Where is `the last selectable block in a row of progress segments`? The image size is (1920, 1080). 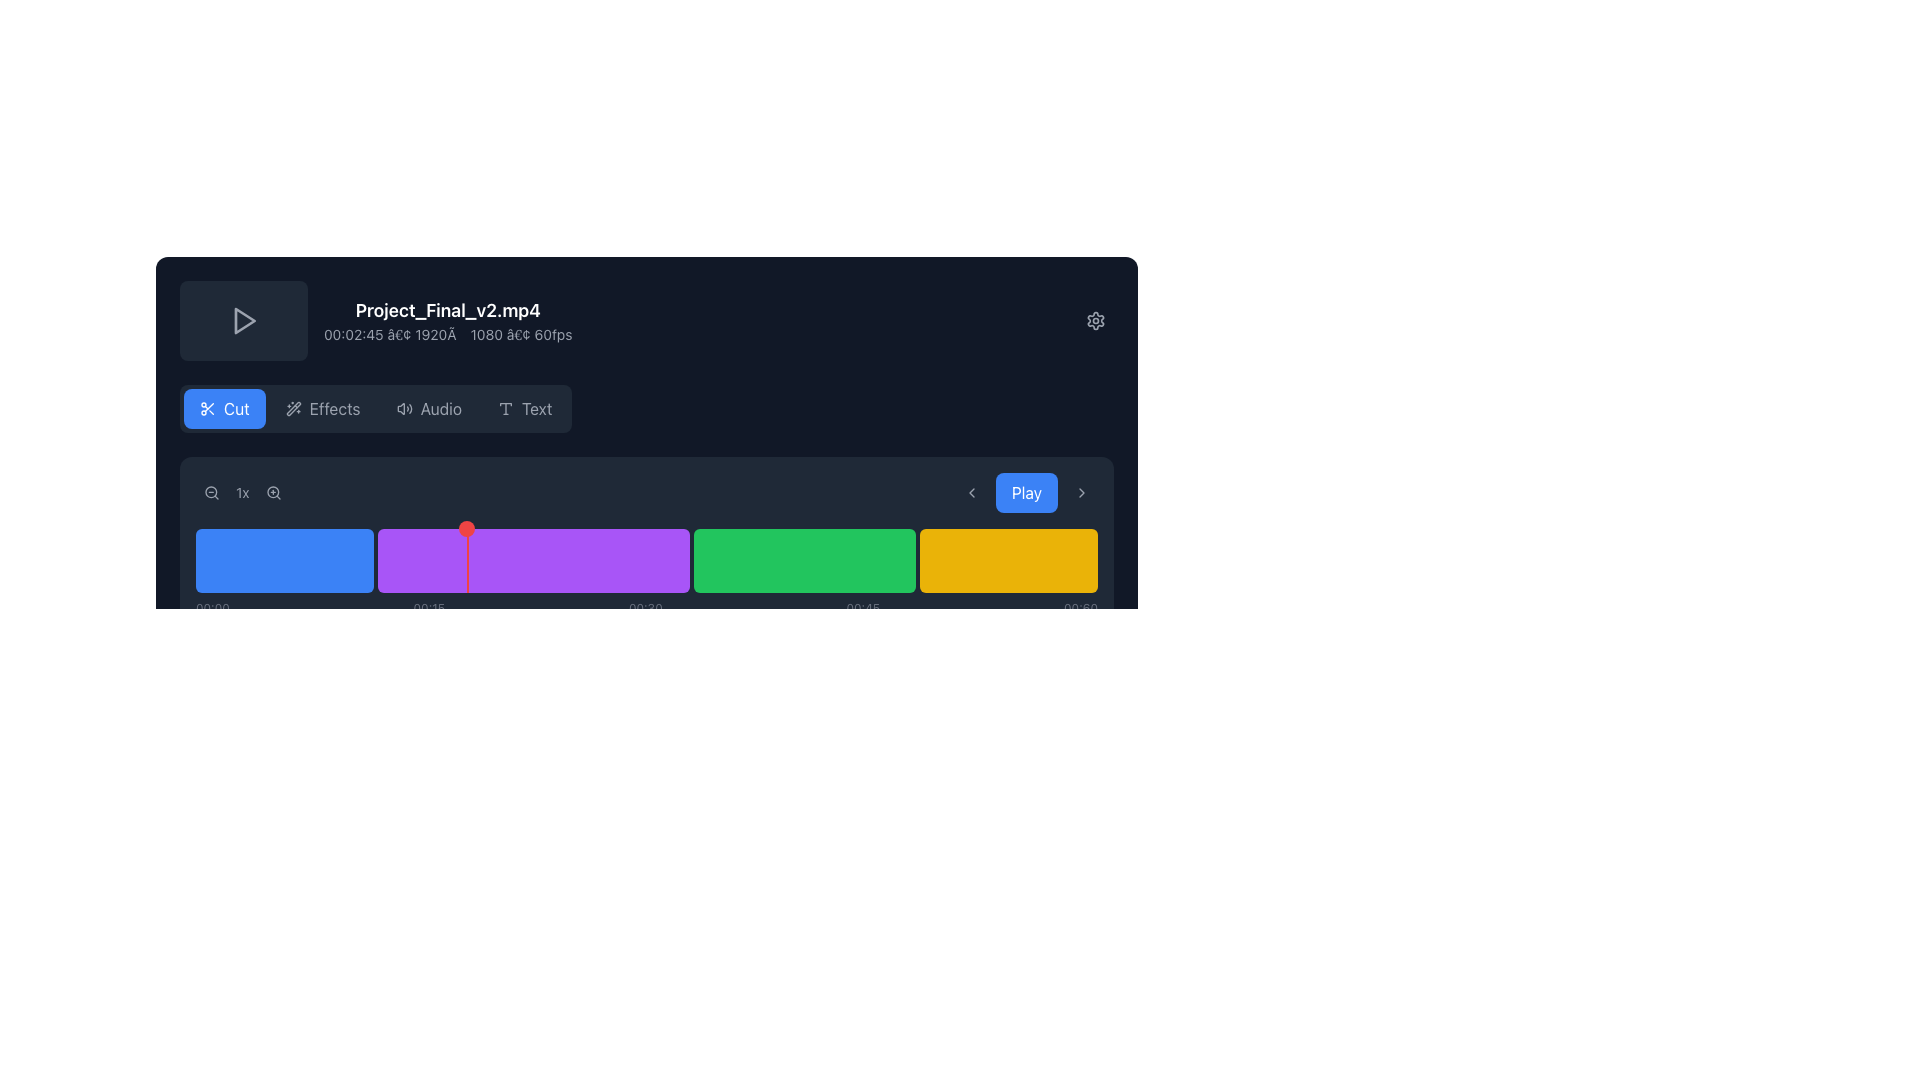
the last selectable block in a row of progress segments is located at coordinates (1008, 560).